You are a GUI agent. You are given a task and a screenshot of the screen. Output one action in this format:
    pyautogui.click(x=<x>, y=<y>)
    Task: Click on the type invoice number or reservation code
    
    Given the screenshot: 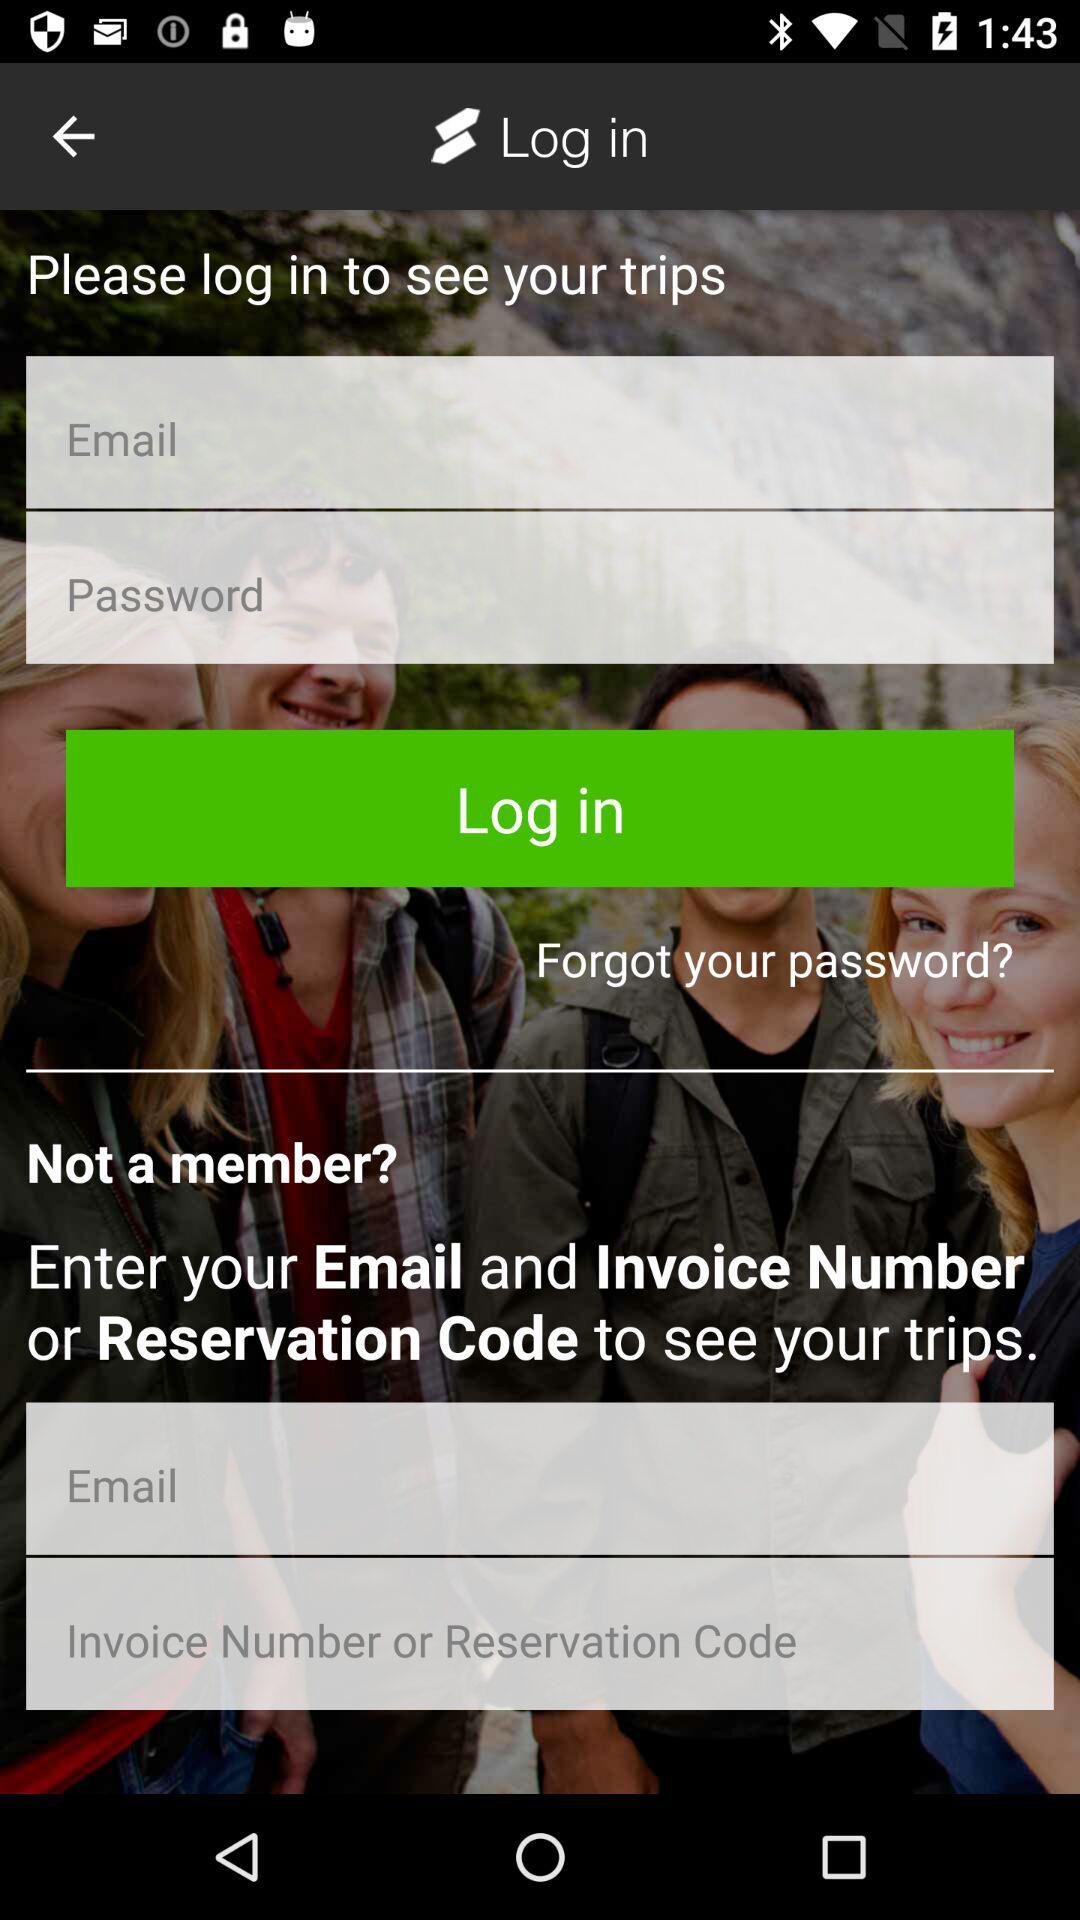 What is the action you would take?
    pyautogui.click(x=540, y=1633)
    